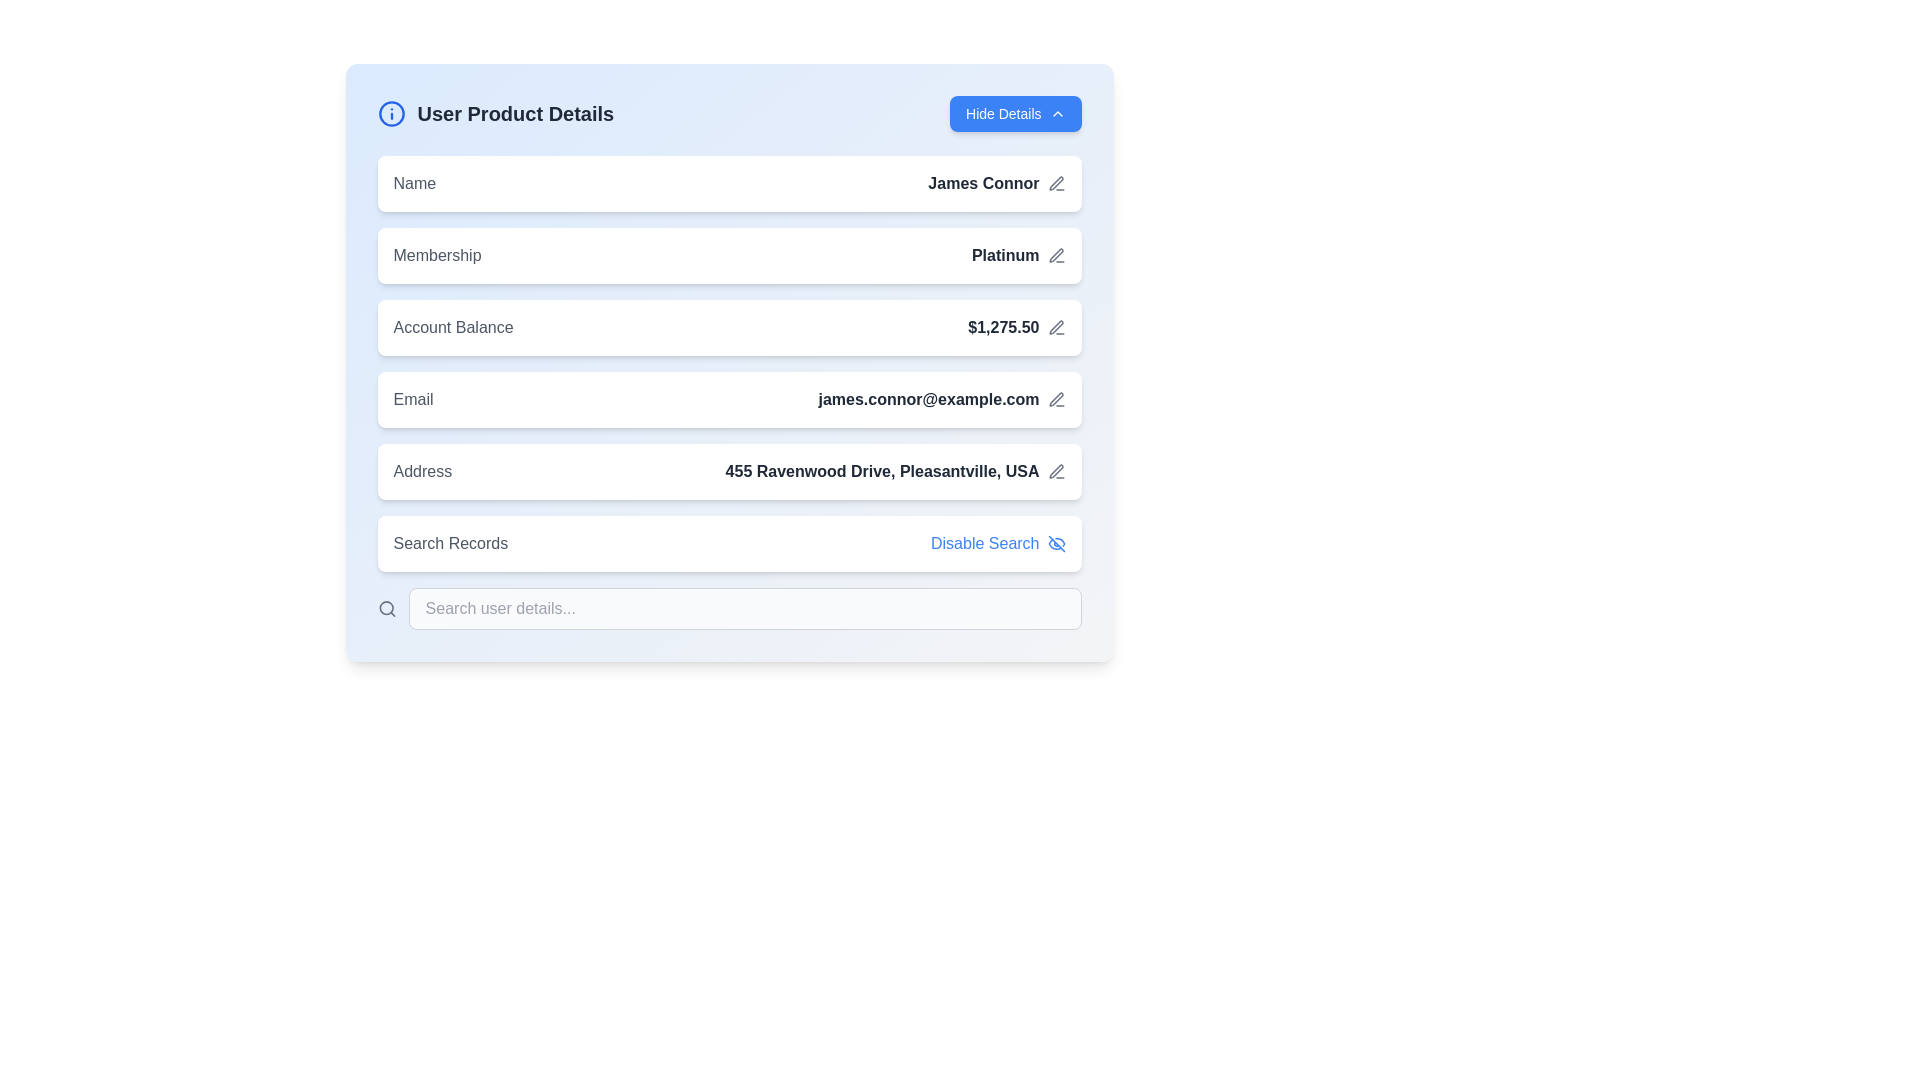  What do you see at coordinates (1055, 400) in the screenshot?
I see `the edit icon button located in the row labeled 'Email', to the right of the email address 'james.connor@example.com', to initiate the edit functionality` at bounding box center [1055, 400].